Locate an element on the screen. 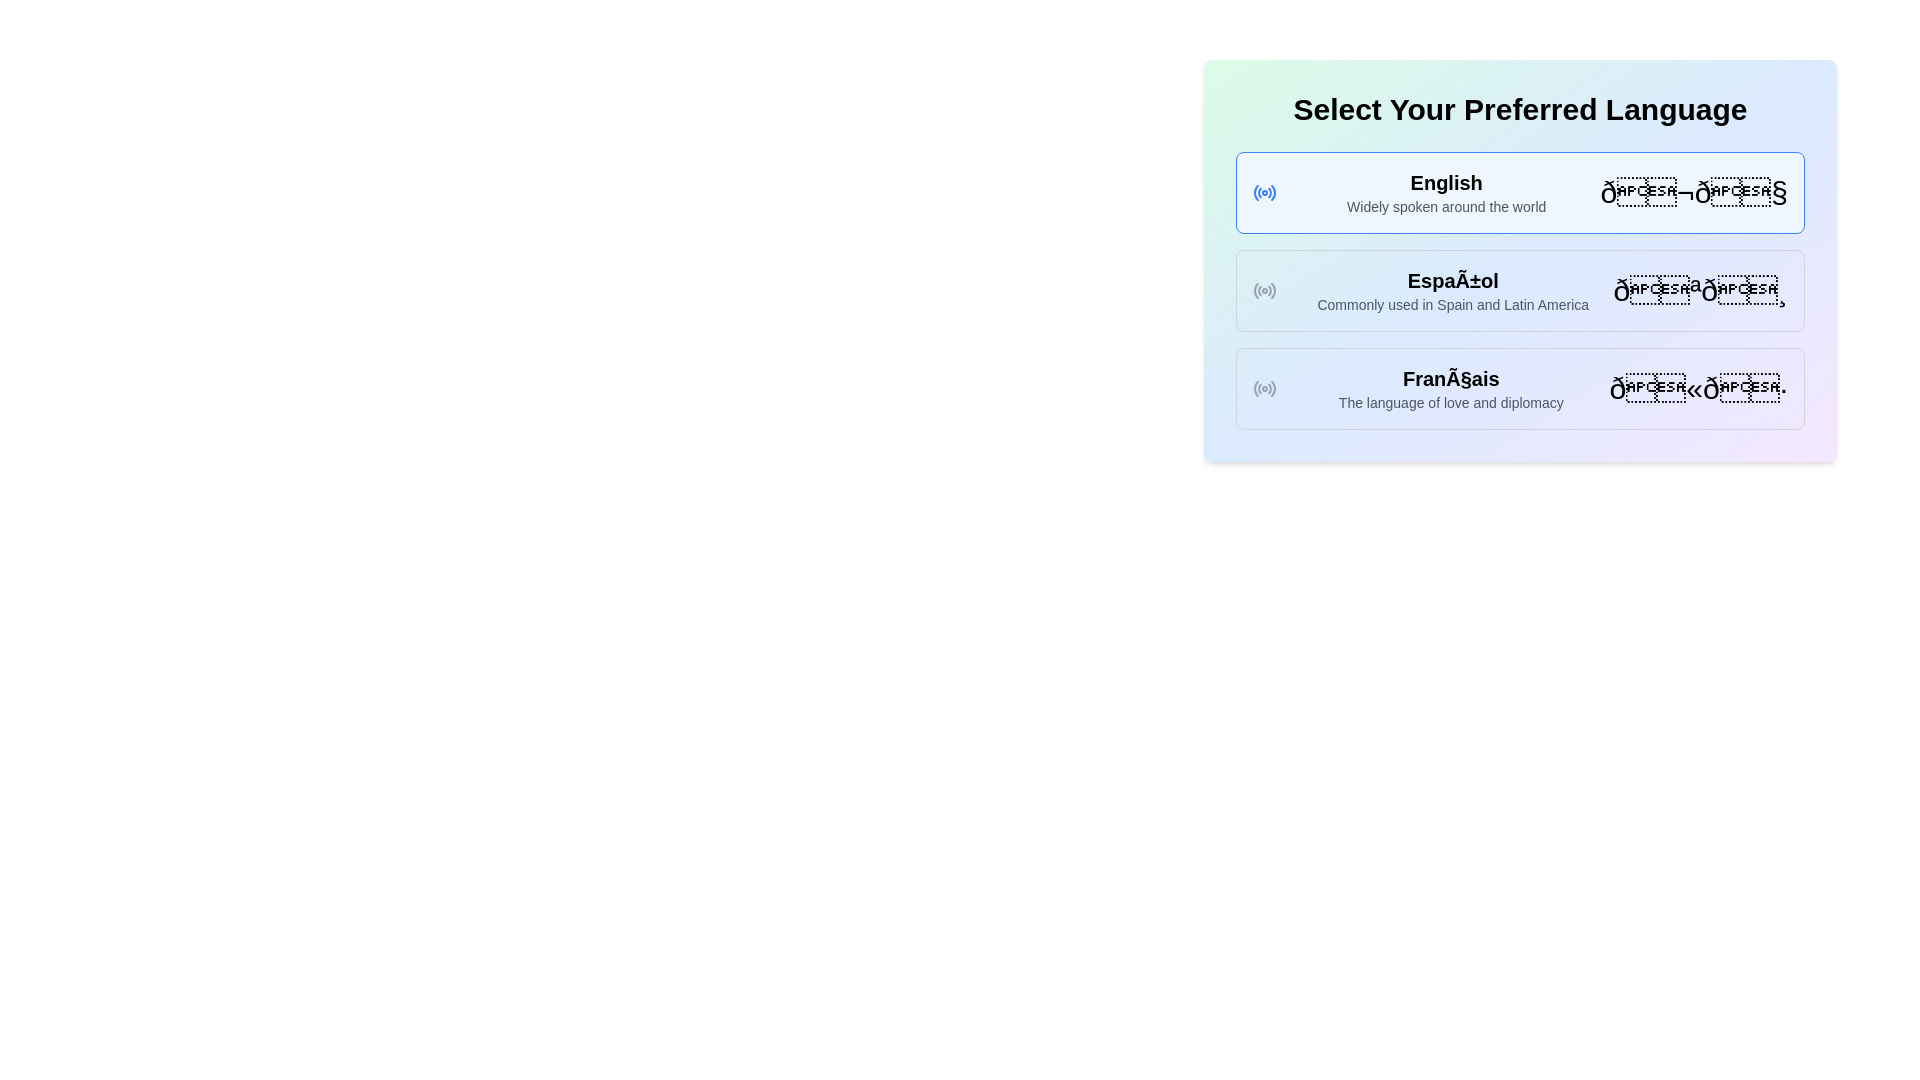  the 'Español' selectable item in the language options list is located at coordinates (1520, 260).